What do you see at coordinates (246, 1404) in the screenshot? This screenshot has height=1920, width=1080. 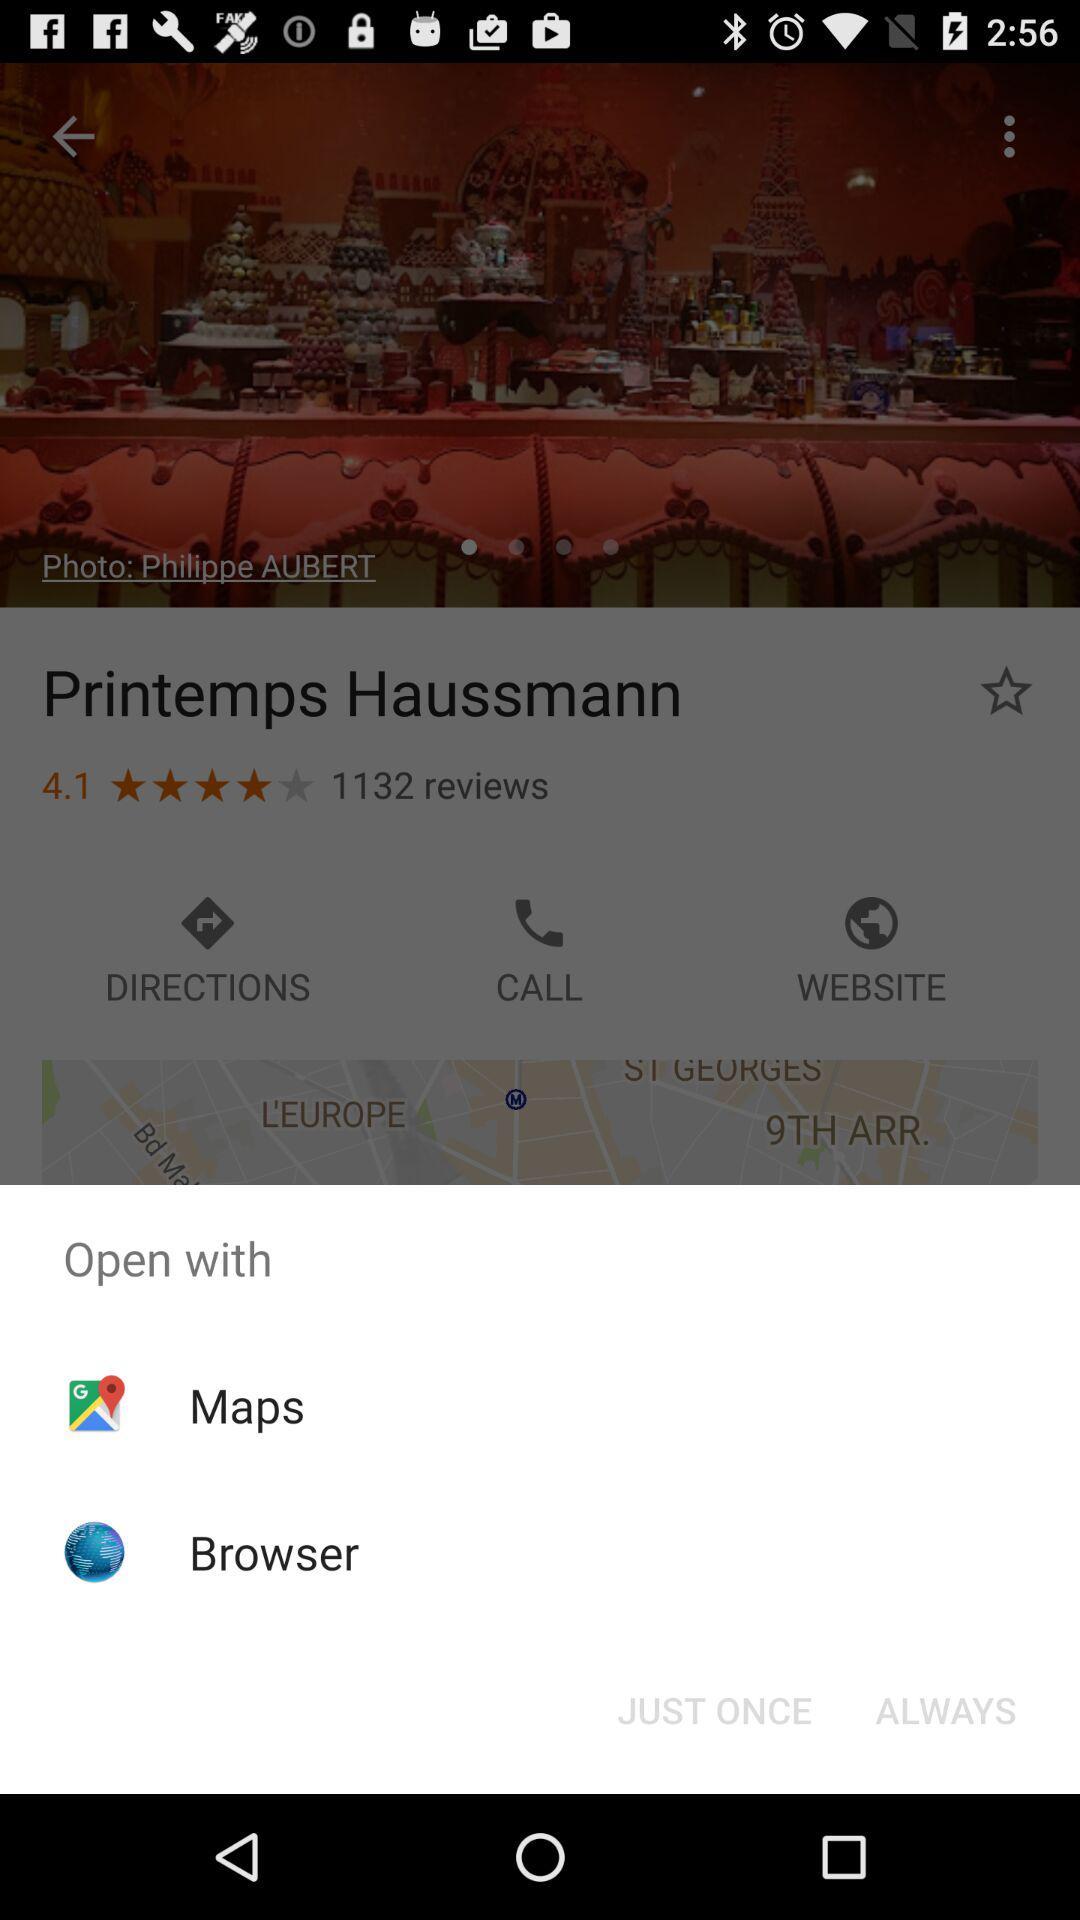 I see `the maps app` at bounding box center [246, 1404].